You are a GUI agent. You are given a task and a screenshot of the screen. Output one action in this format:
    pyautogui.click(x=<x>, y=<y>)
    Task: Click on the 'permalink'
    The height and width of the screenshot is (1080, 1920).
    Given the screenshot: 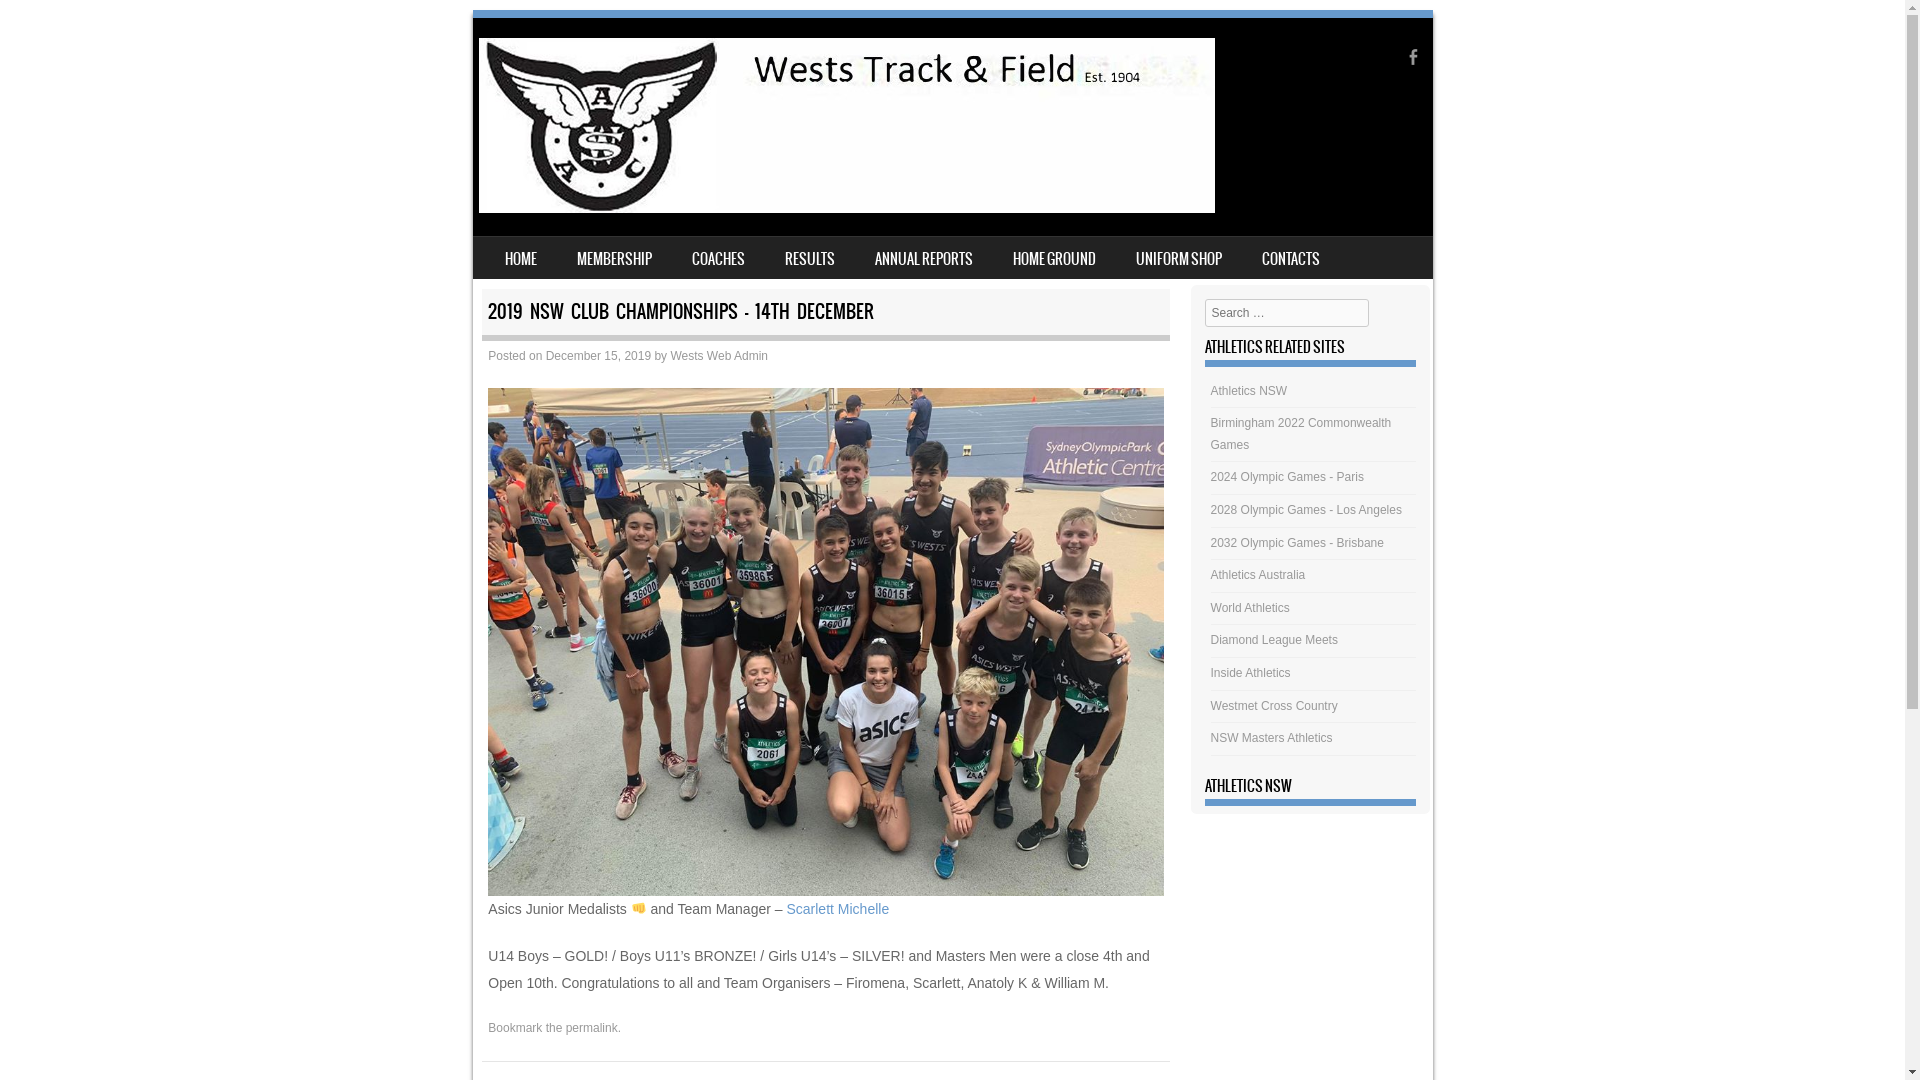 What is the action you would take?
    pyautogui.click(x=590, y=1028)
    